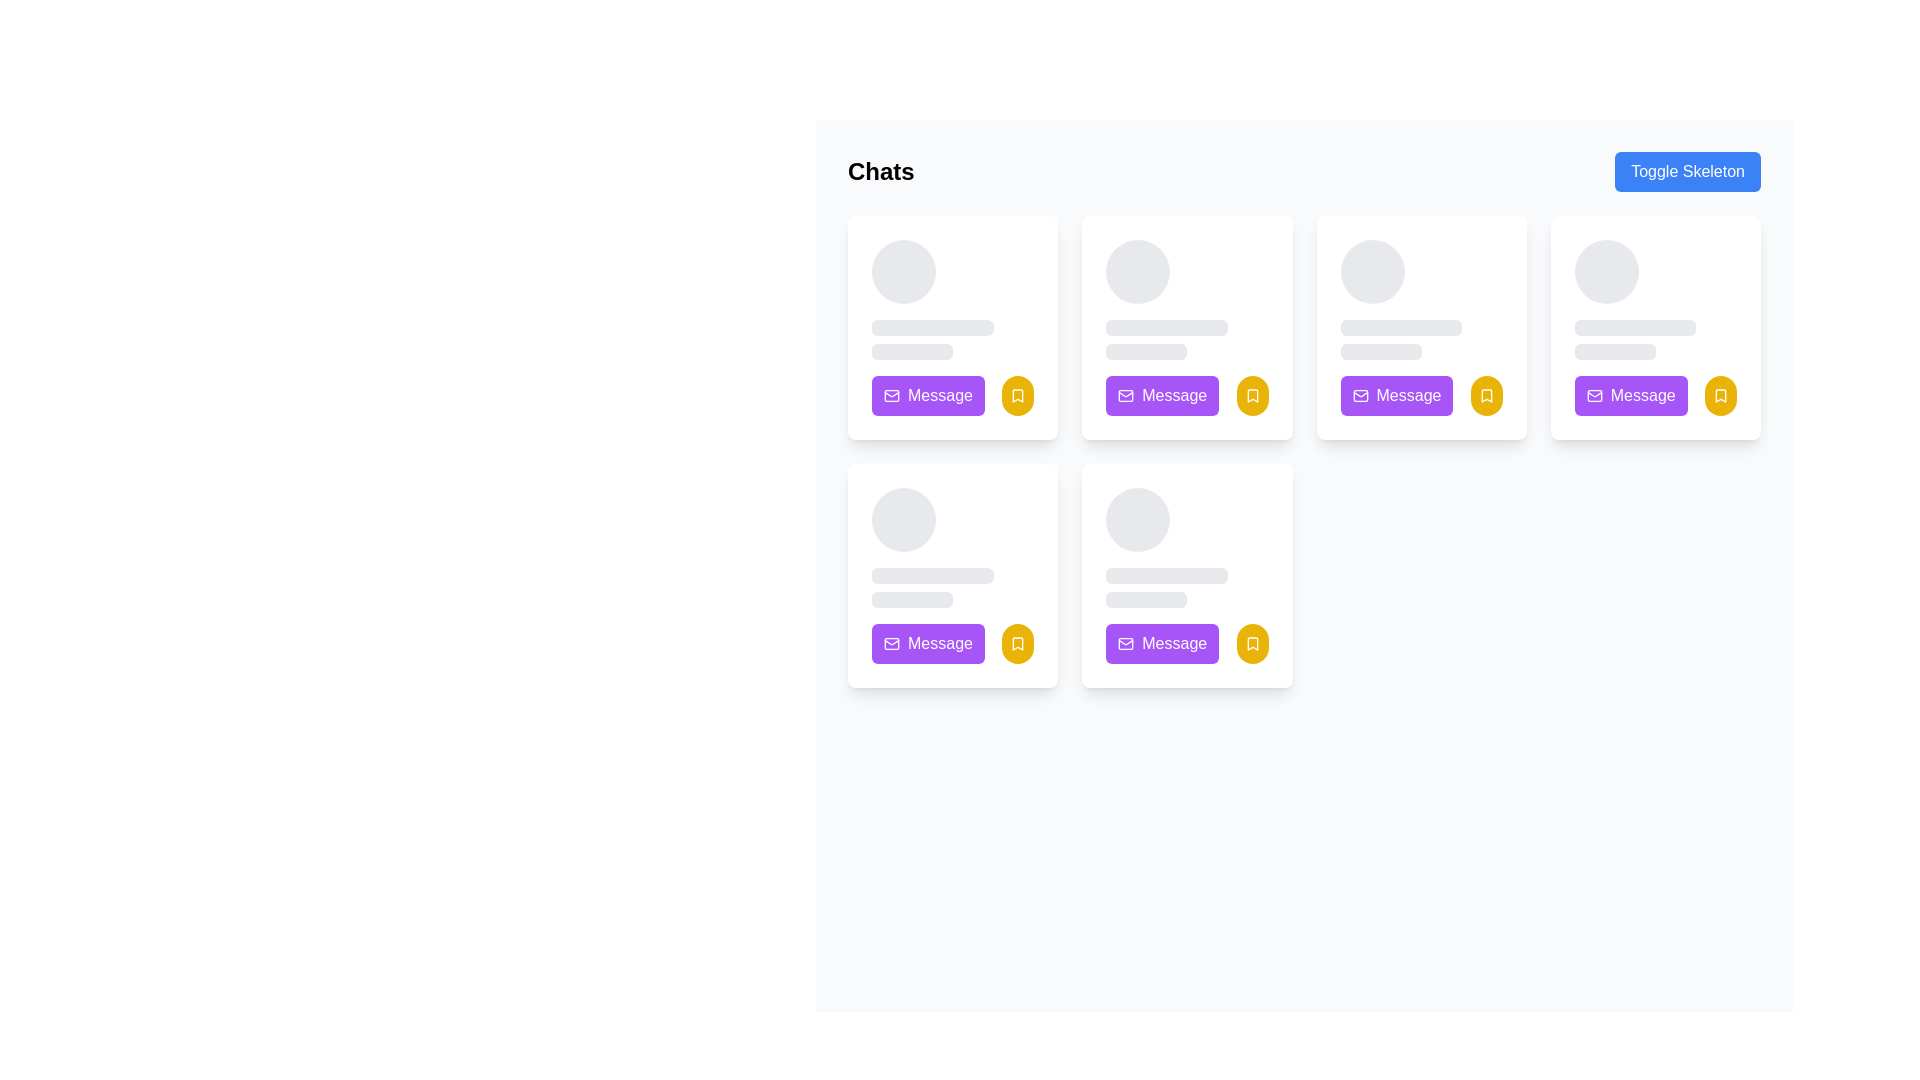  I want to click on the circular yellow button with a white bookmark icon located at the bottom-right corner of the user card layout to visualize the hover effect, so click(1018, 644).